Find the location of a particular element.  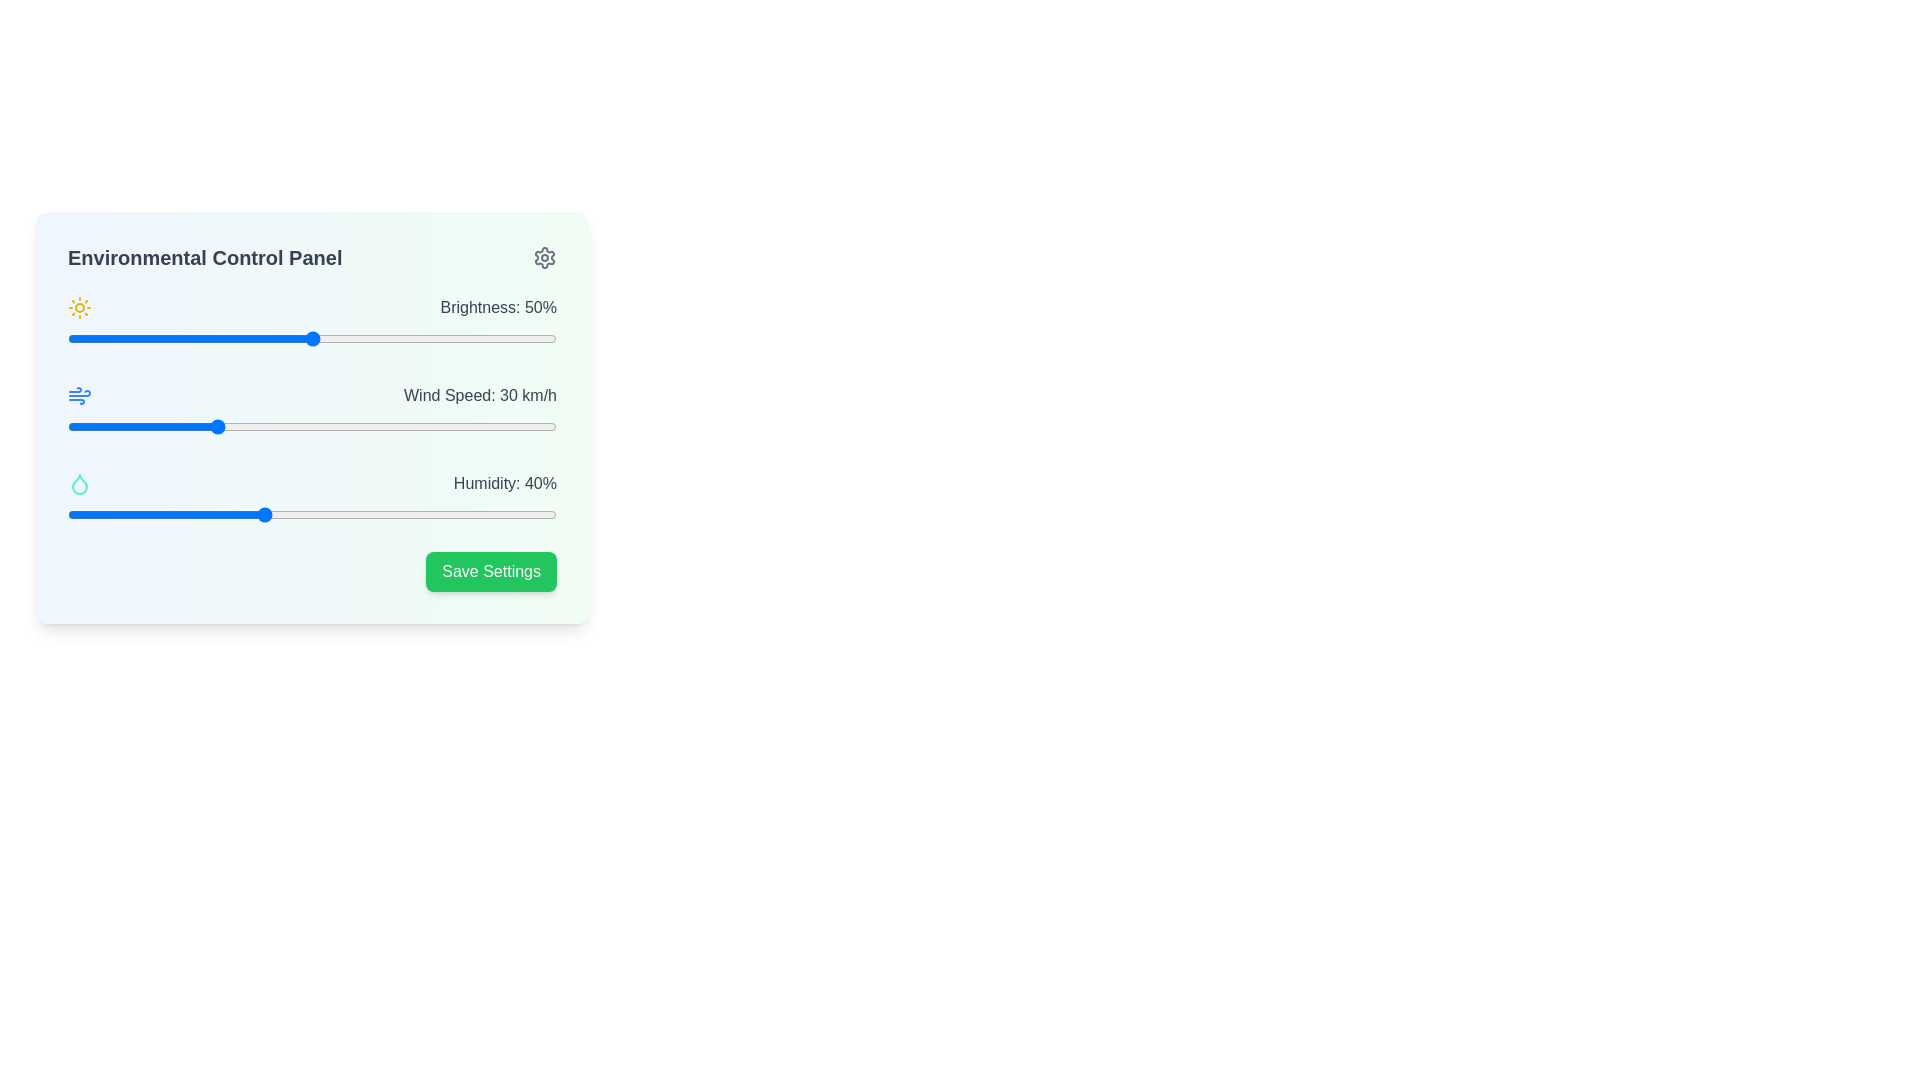

humidity is located at coordinates (165, 514).